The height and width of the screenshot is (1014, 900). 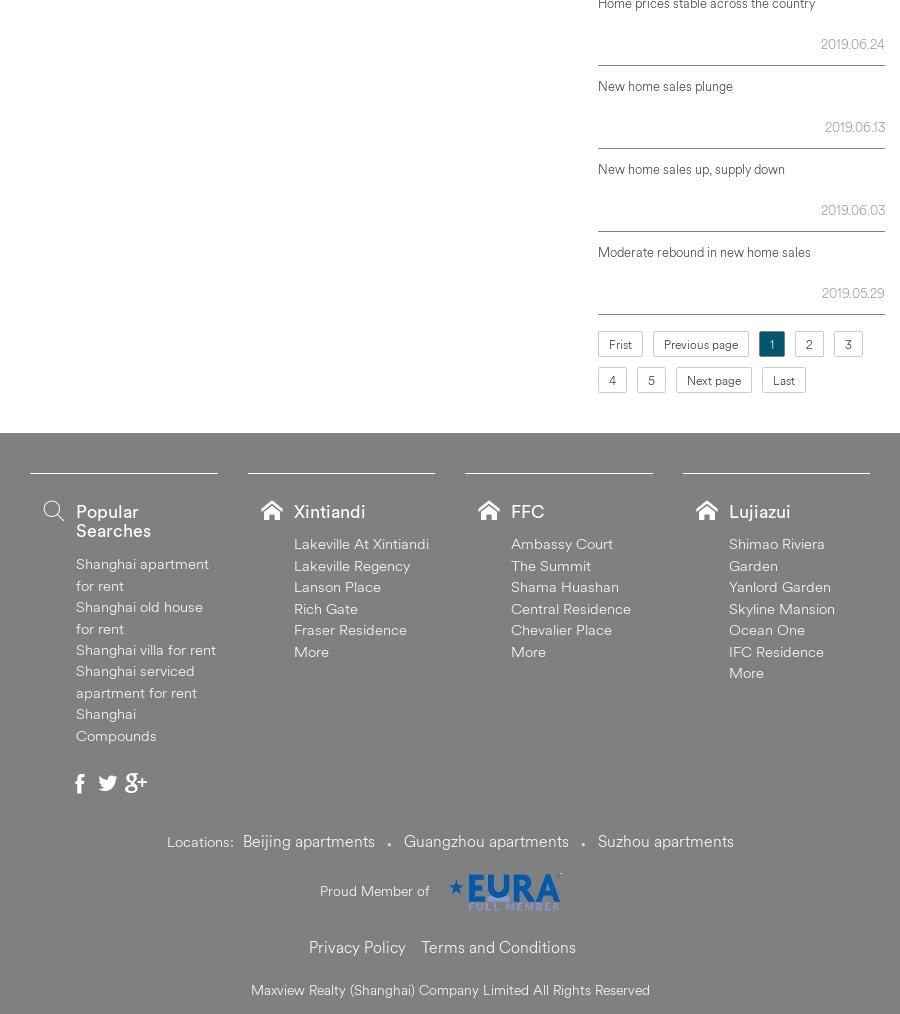 What do you see at coordinates (360, 542) in the screenshot?
I see `'Lakeville At Xintiandi'` at bounding box center [360, 542].